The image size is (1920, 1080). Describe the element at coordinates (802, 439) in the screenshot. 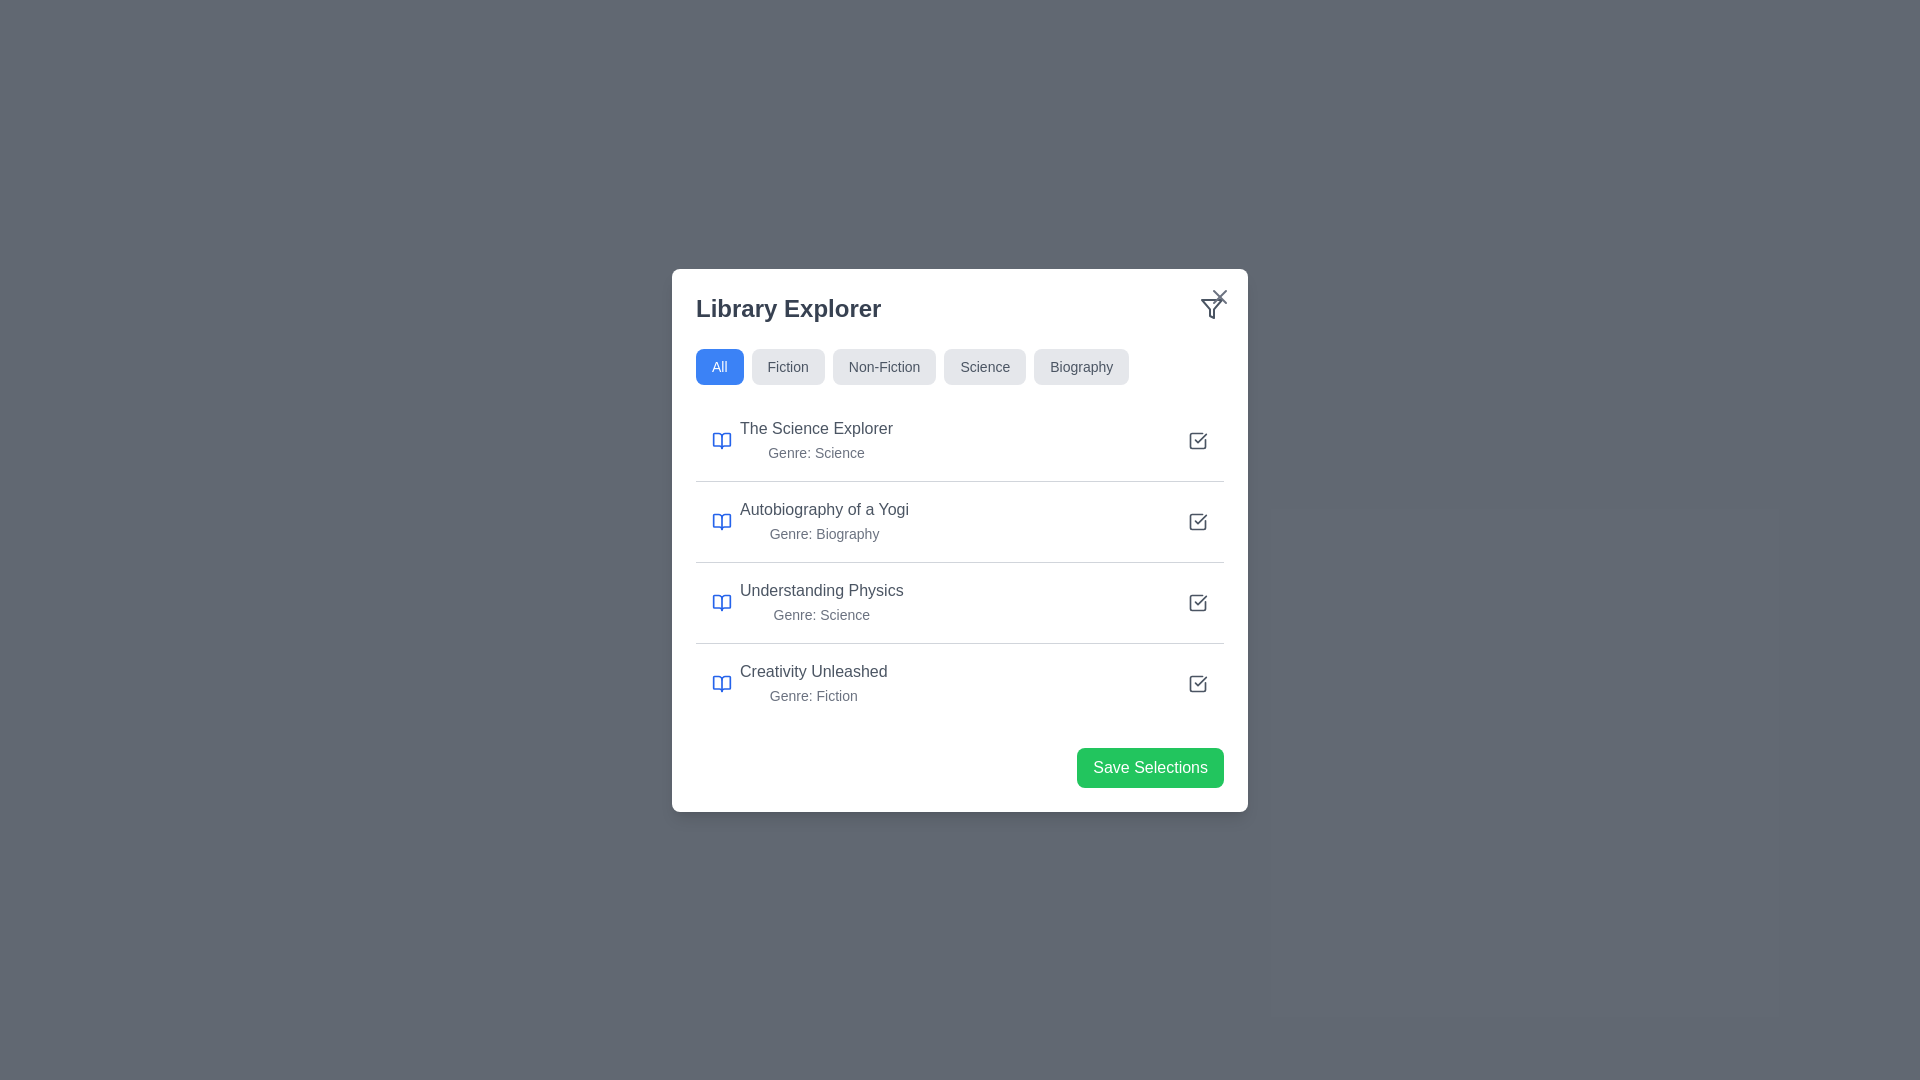

I see `the informational text block titled 'The Science Explorer' with the subtitle 'Genre: Science' and an open book icon in the Library Explorer modal` at that location.